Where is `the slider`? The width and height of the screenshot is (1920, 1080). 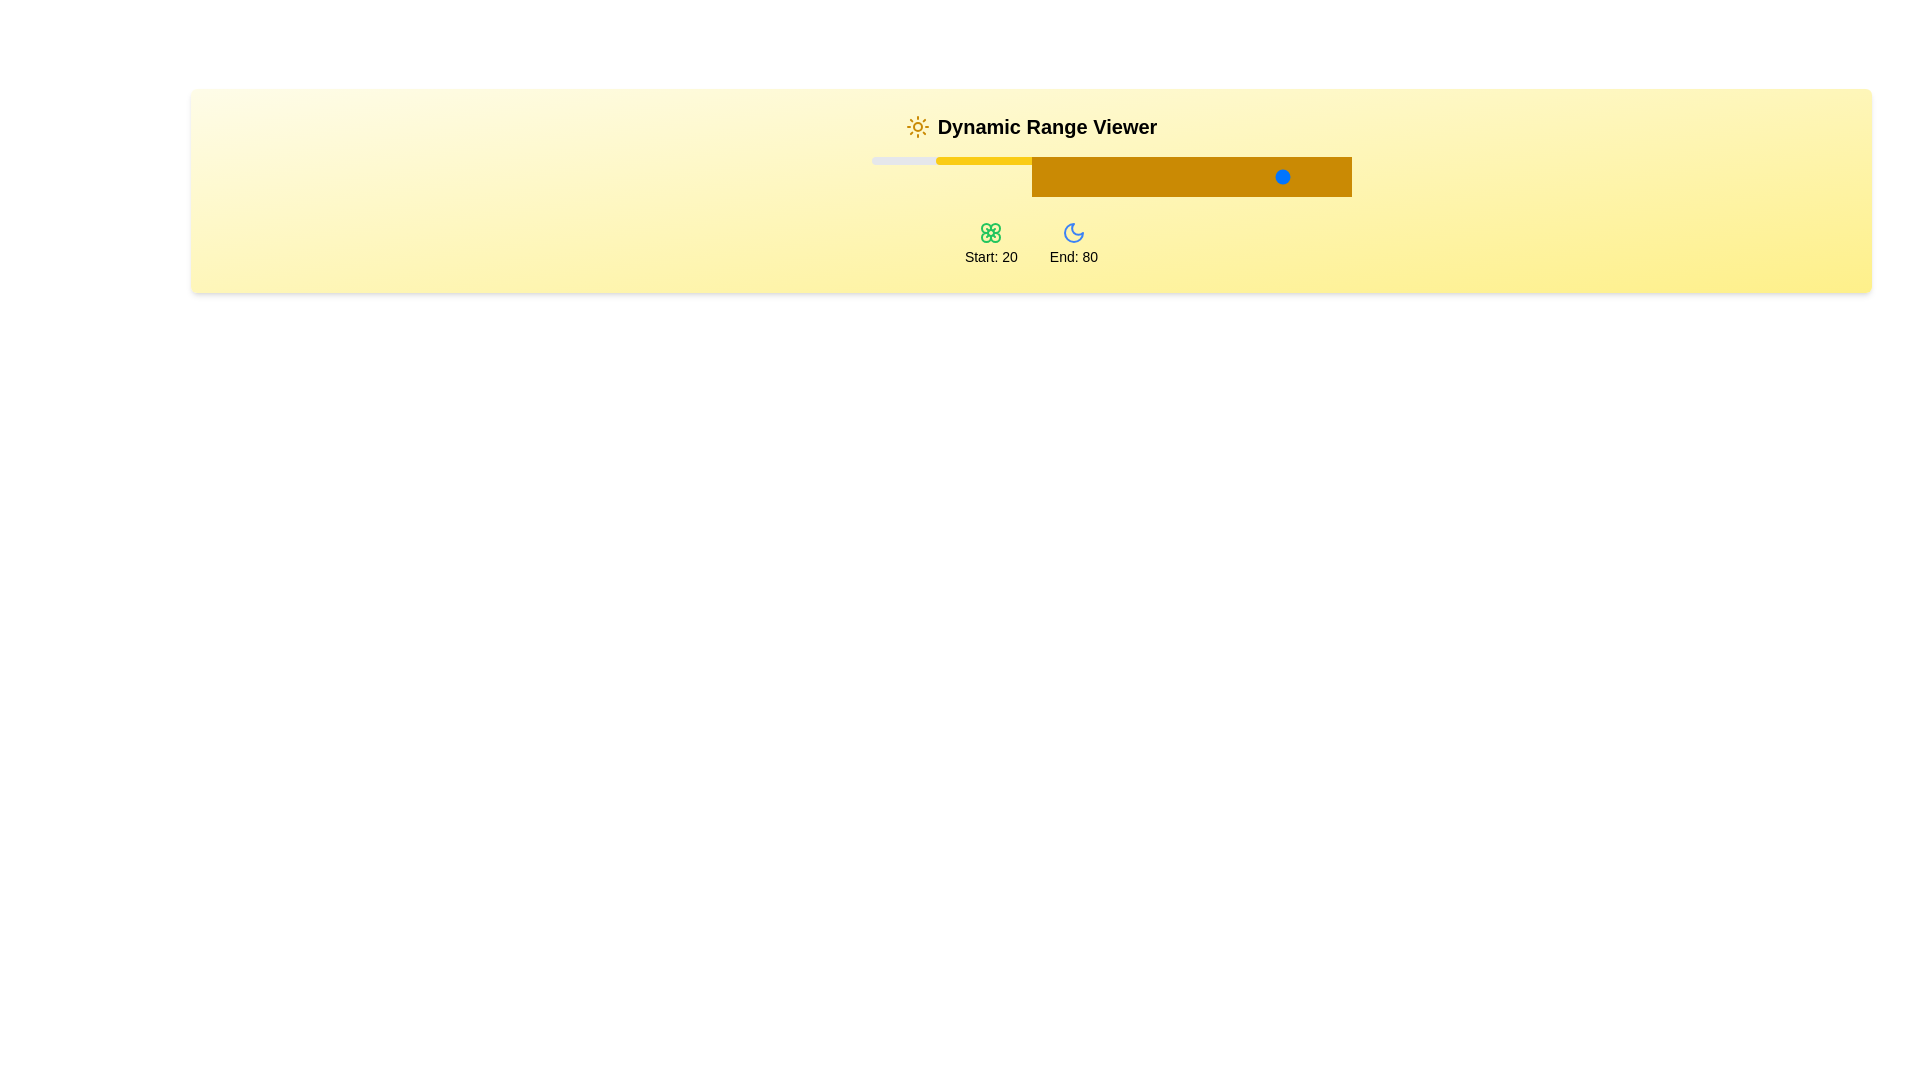
the slider is located at coordinates (1084, 160).